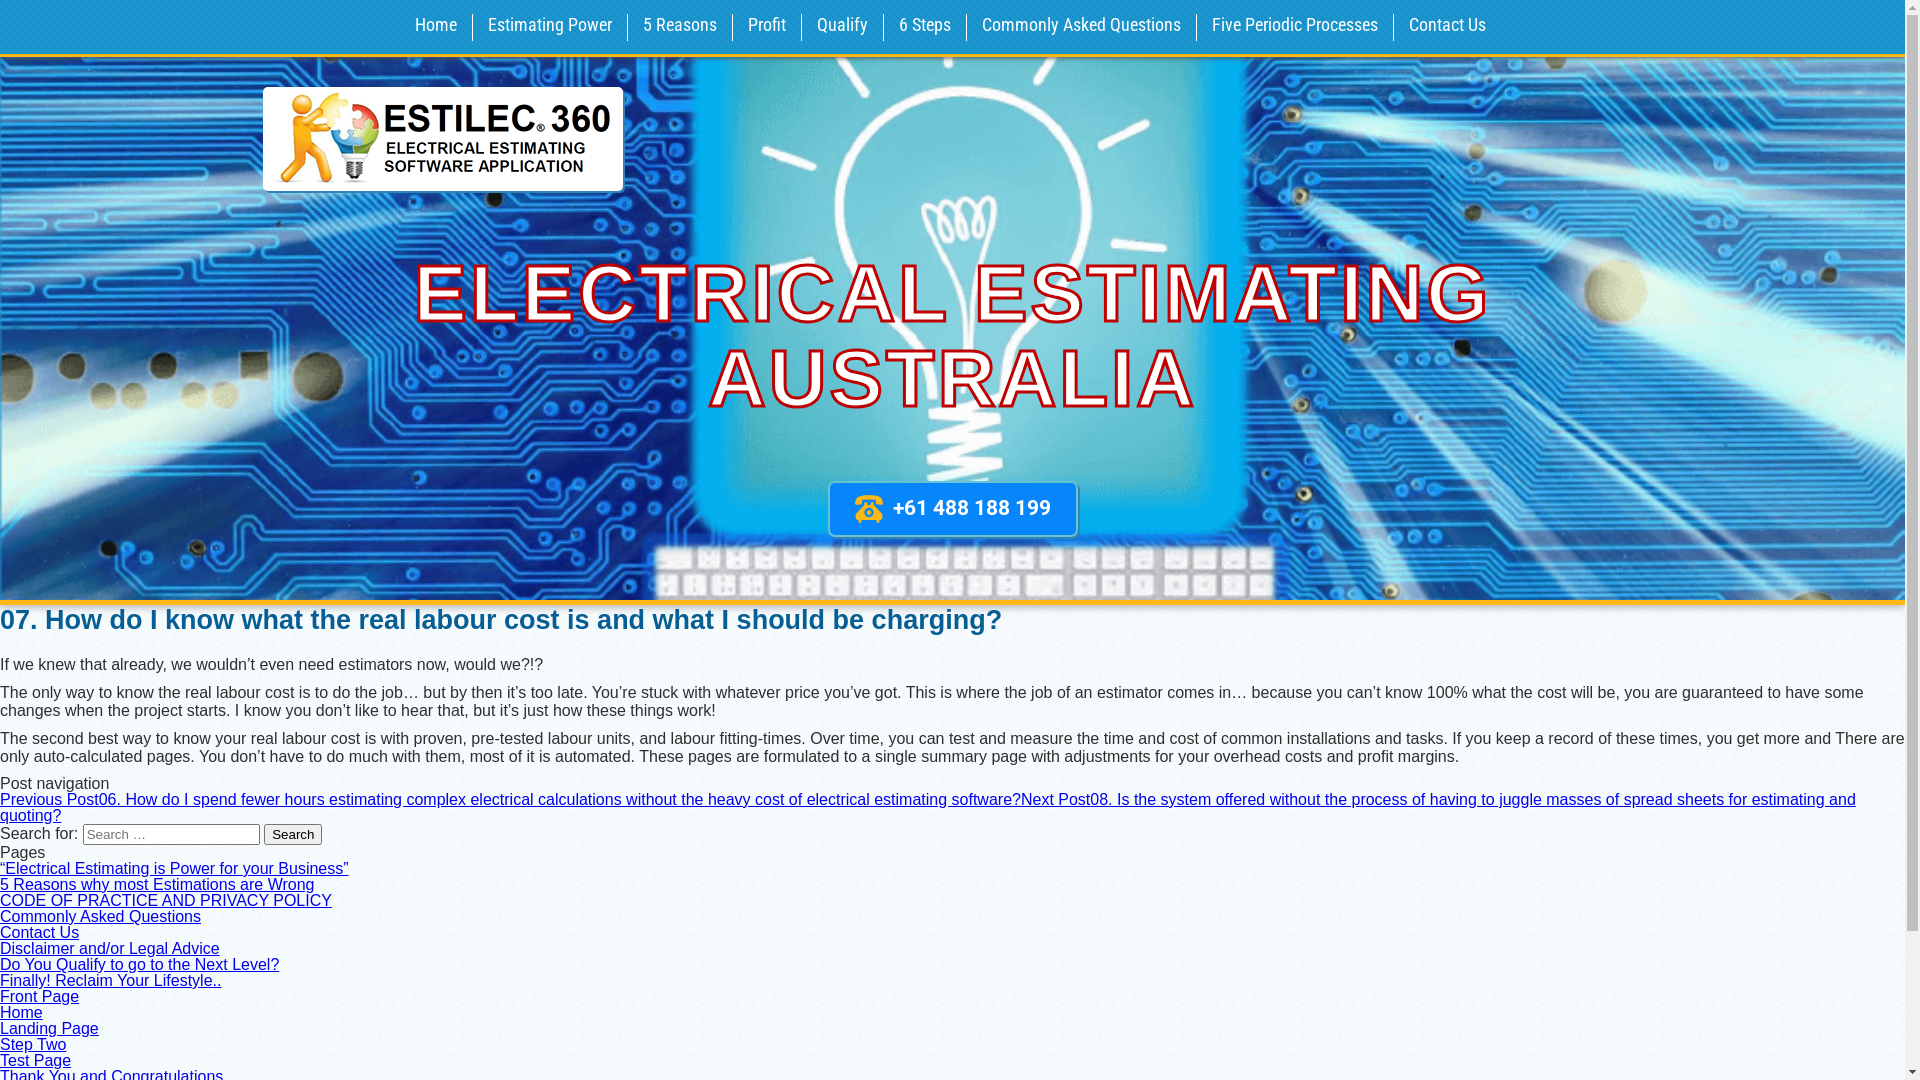 Image resolution: width=1920 pixels, height=1080 pixels. What do you see at coordinates (49, 1028) in the screenshot?
I see `'Landing Page'` at bounding box center [49, 1028].